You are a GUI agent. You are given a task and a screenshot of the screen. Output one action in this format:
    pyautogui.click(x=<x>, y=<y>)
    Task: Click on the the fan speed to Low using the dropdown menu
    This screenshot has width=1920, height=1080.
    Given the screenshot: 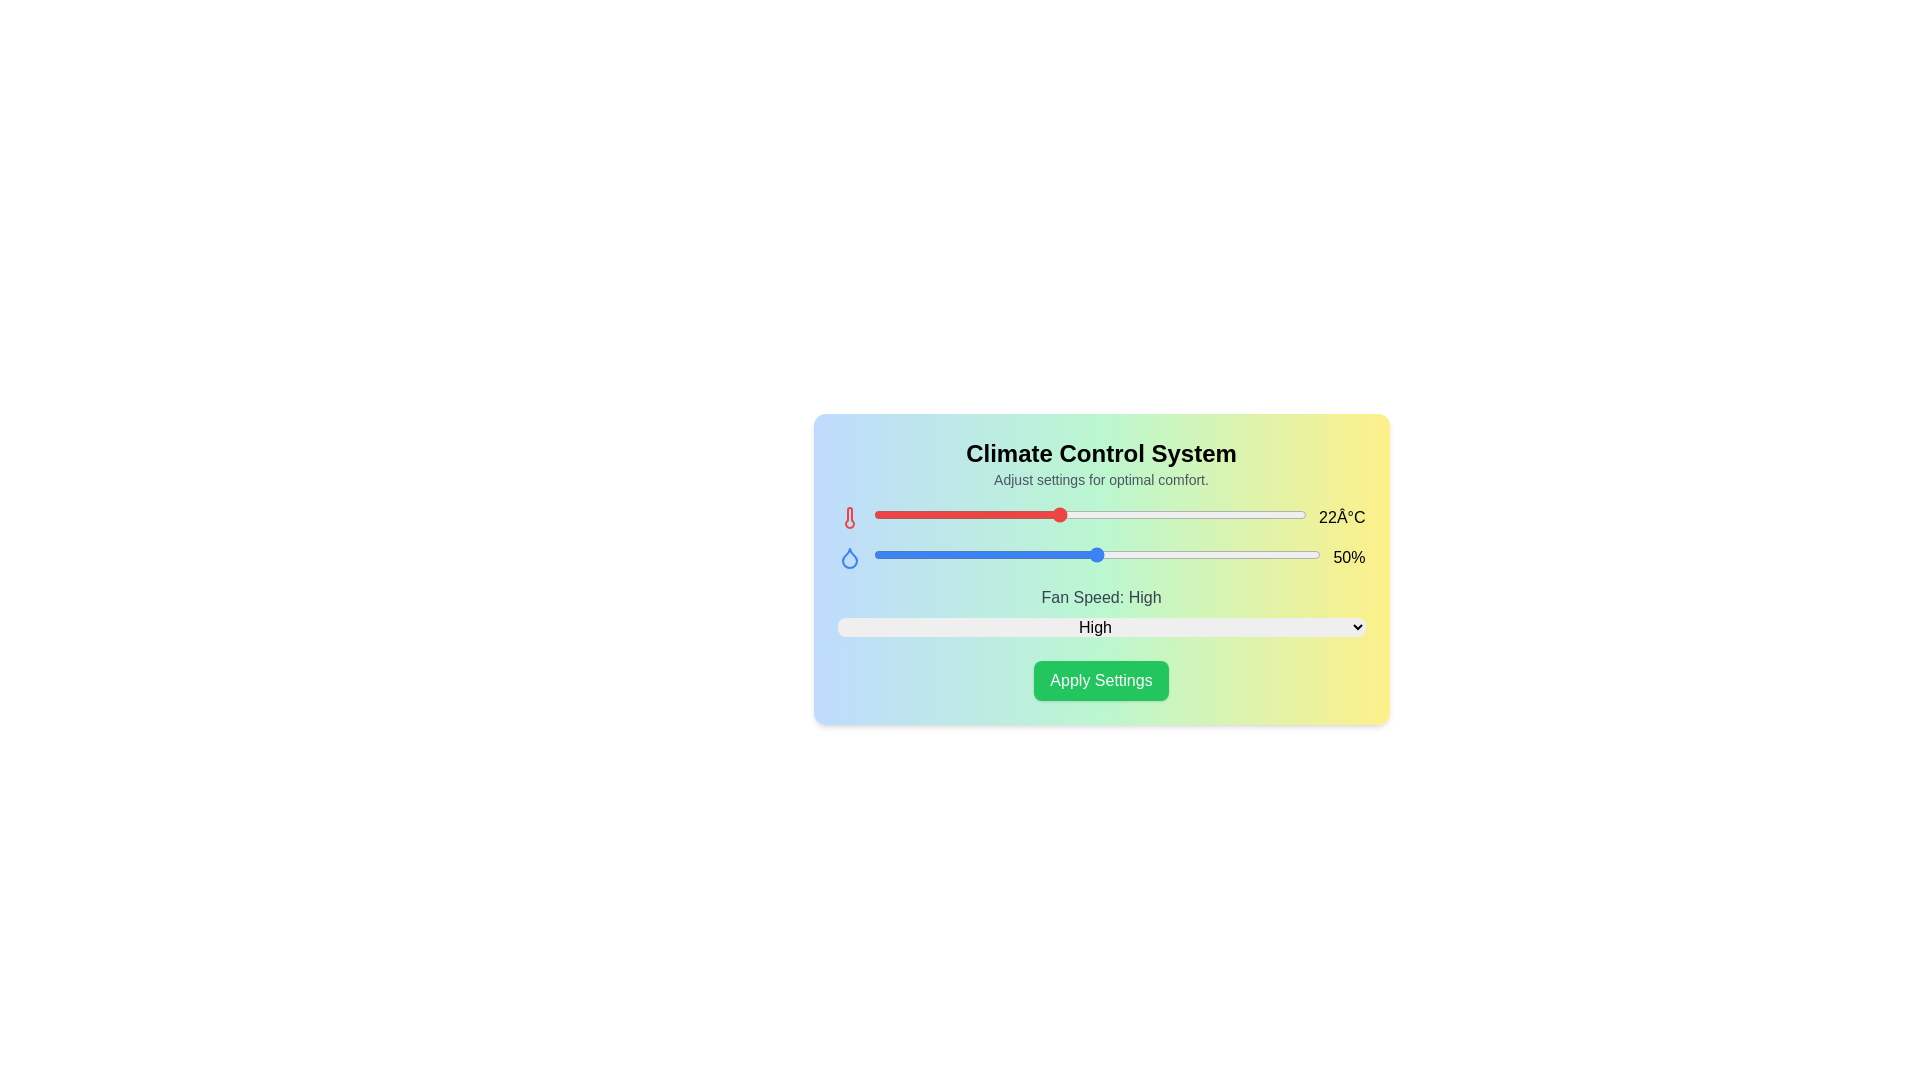 What is the action you would take?
    pyautogui.click(x=1100, y=626)
    